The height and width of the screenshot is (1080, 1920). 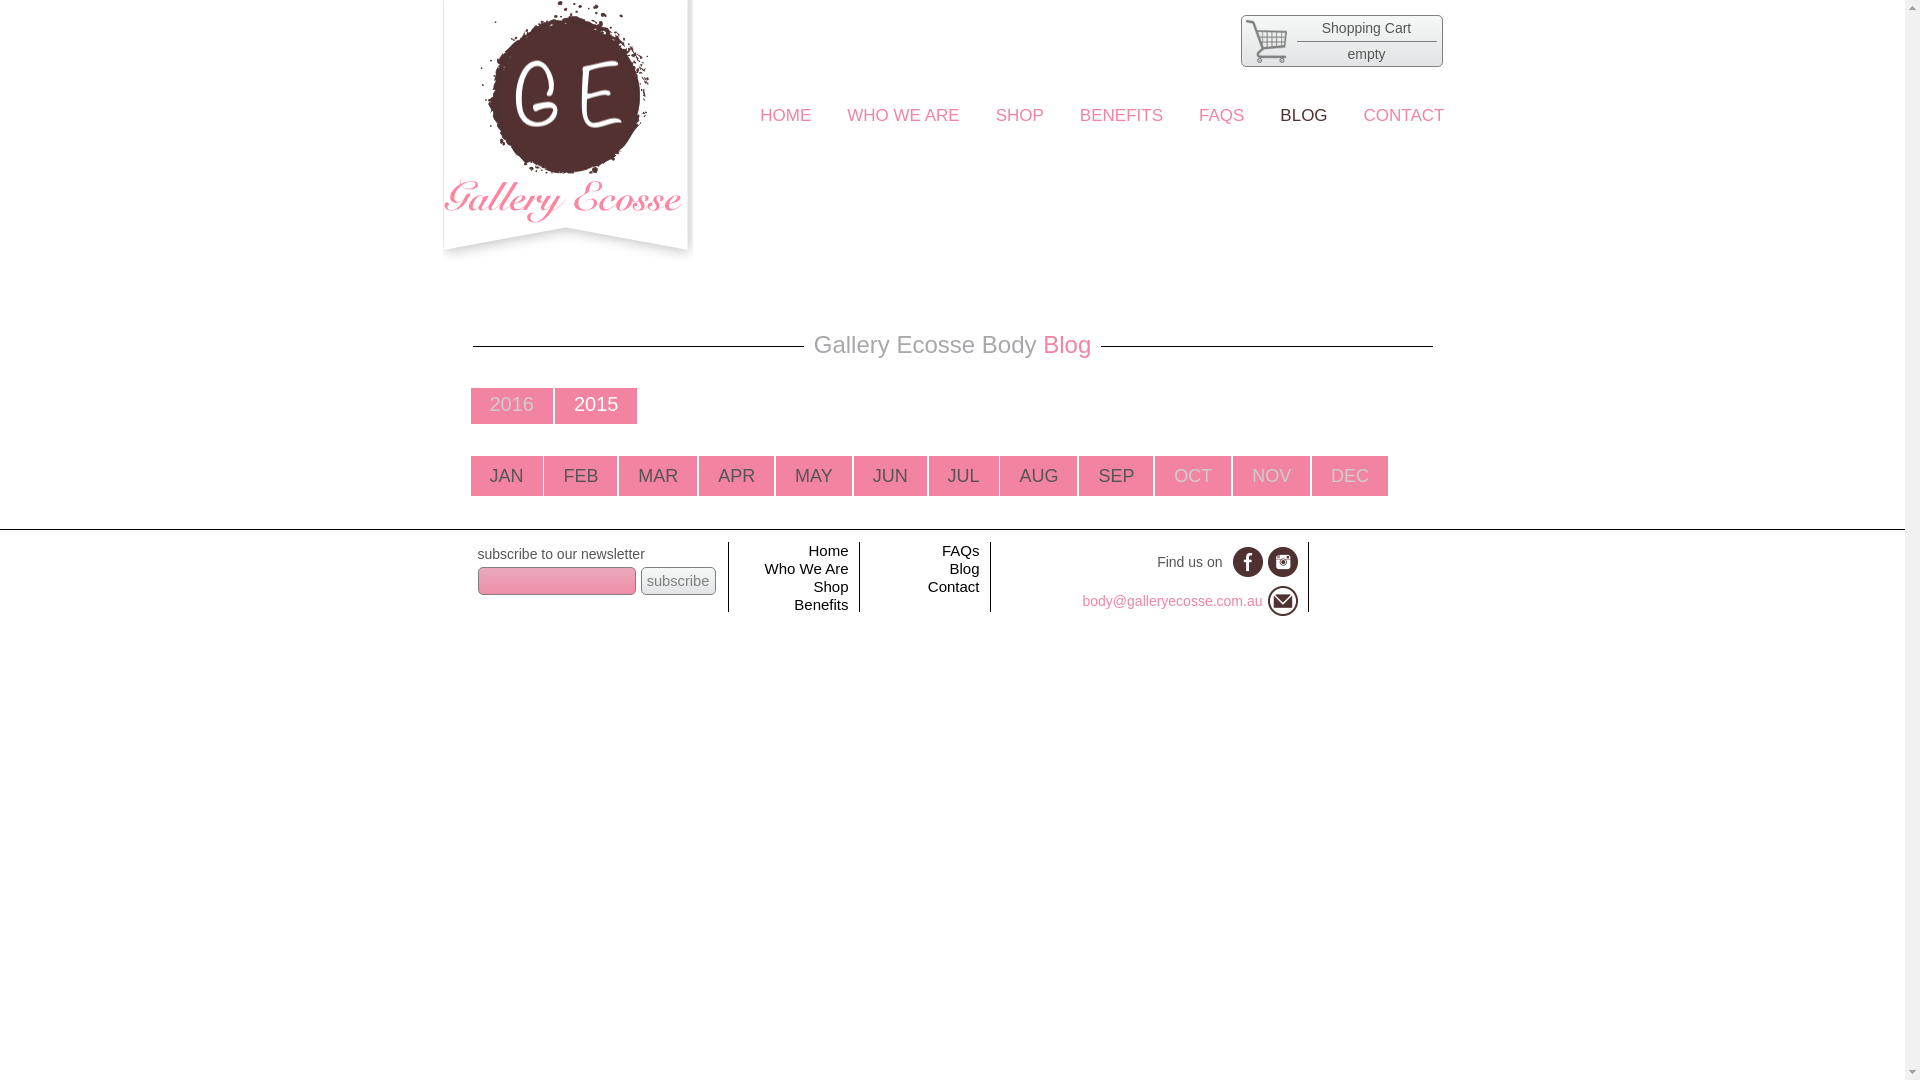 I want to click on 'SHOP', so click(x=1019, y=115).